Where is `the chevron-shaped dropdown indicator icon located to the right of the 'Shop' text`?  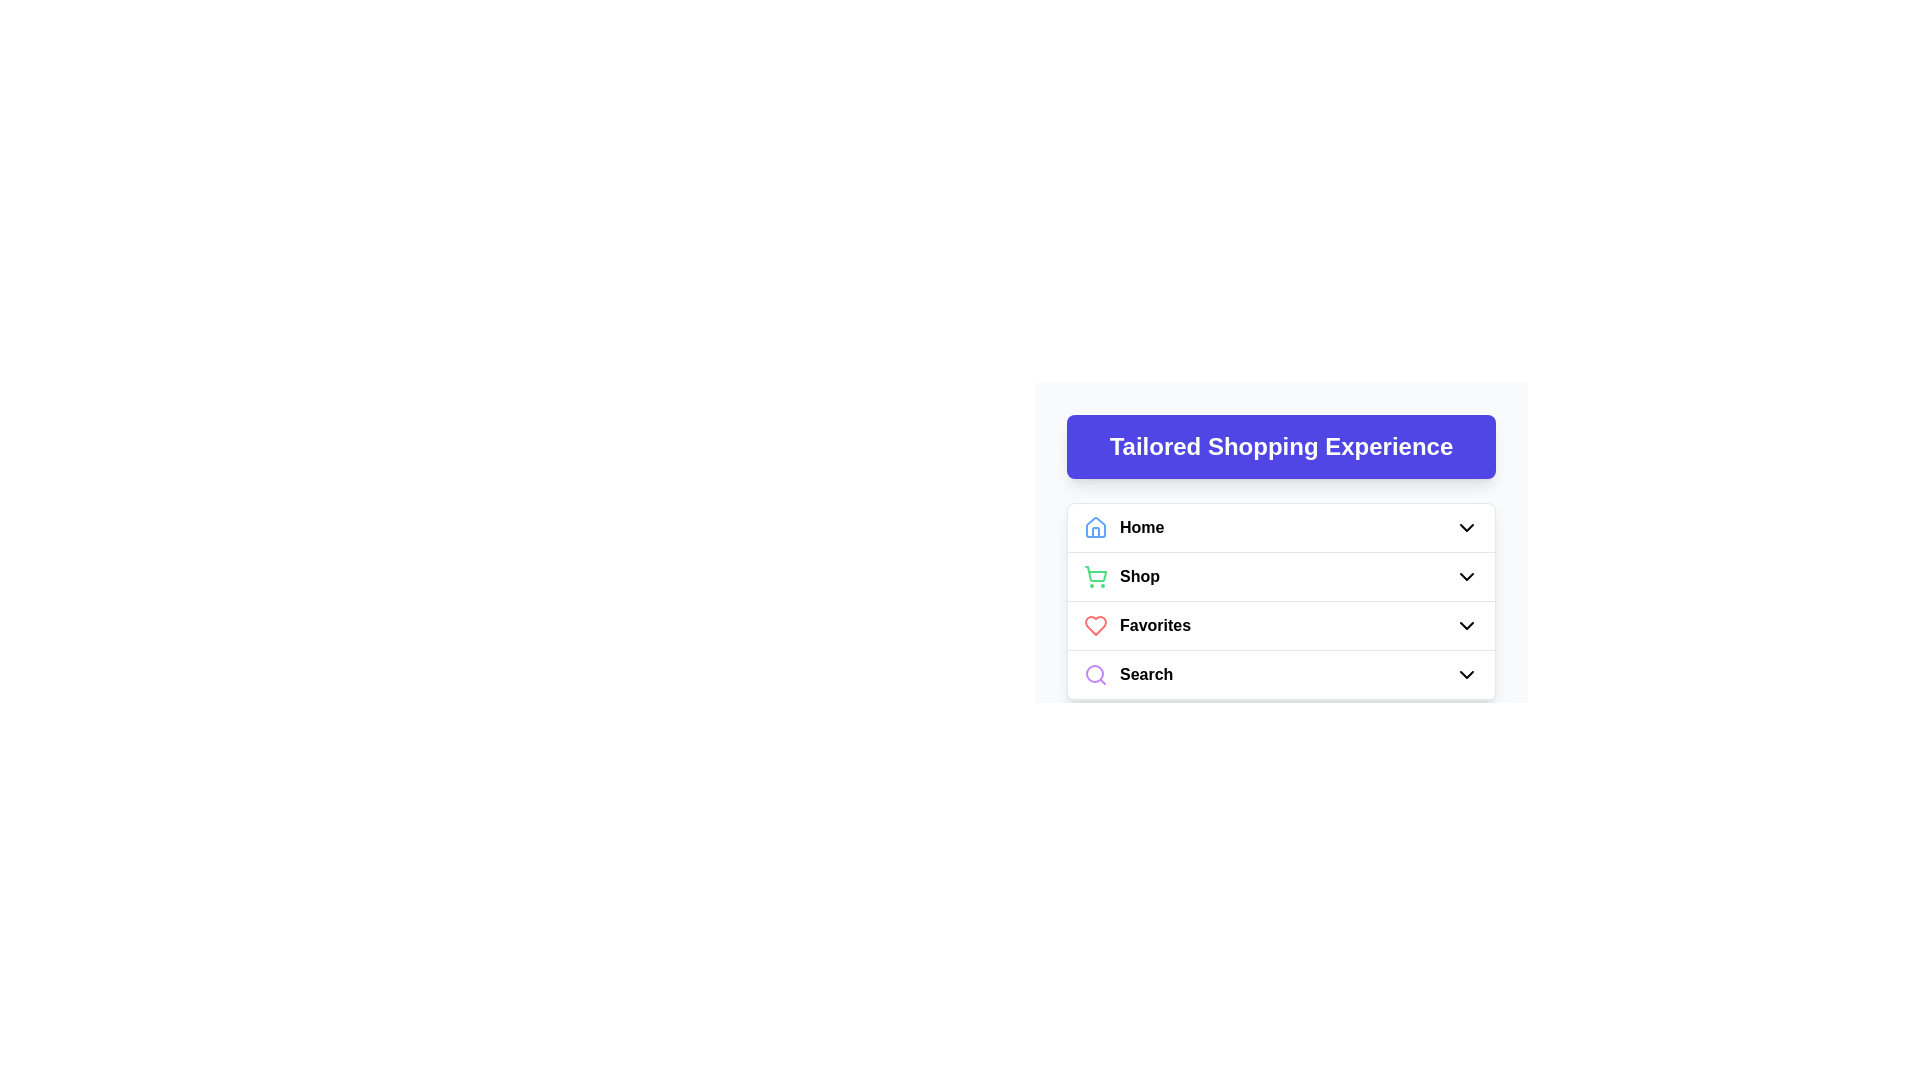 the chevron-shaped dropdown indicator icon located to the right of the 'Shop' text is located at coordinates (1467, 577).